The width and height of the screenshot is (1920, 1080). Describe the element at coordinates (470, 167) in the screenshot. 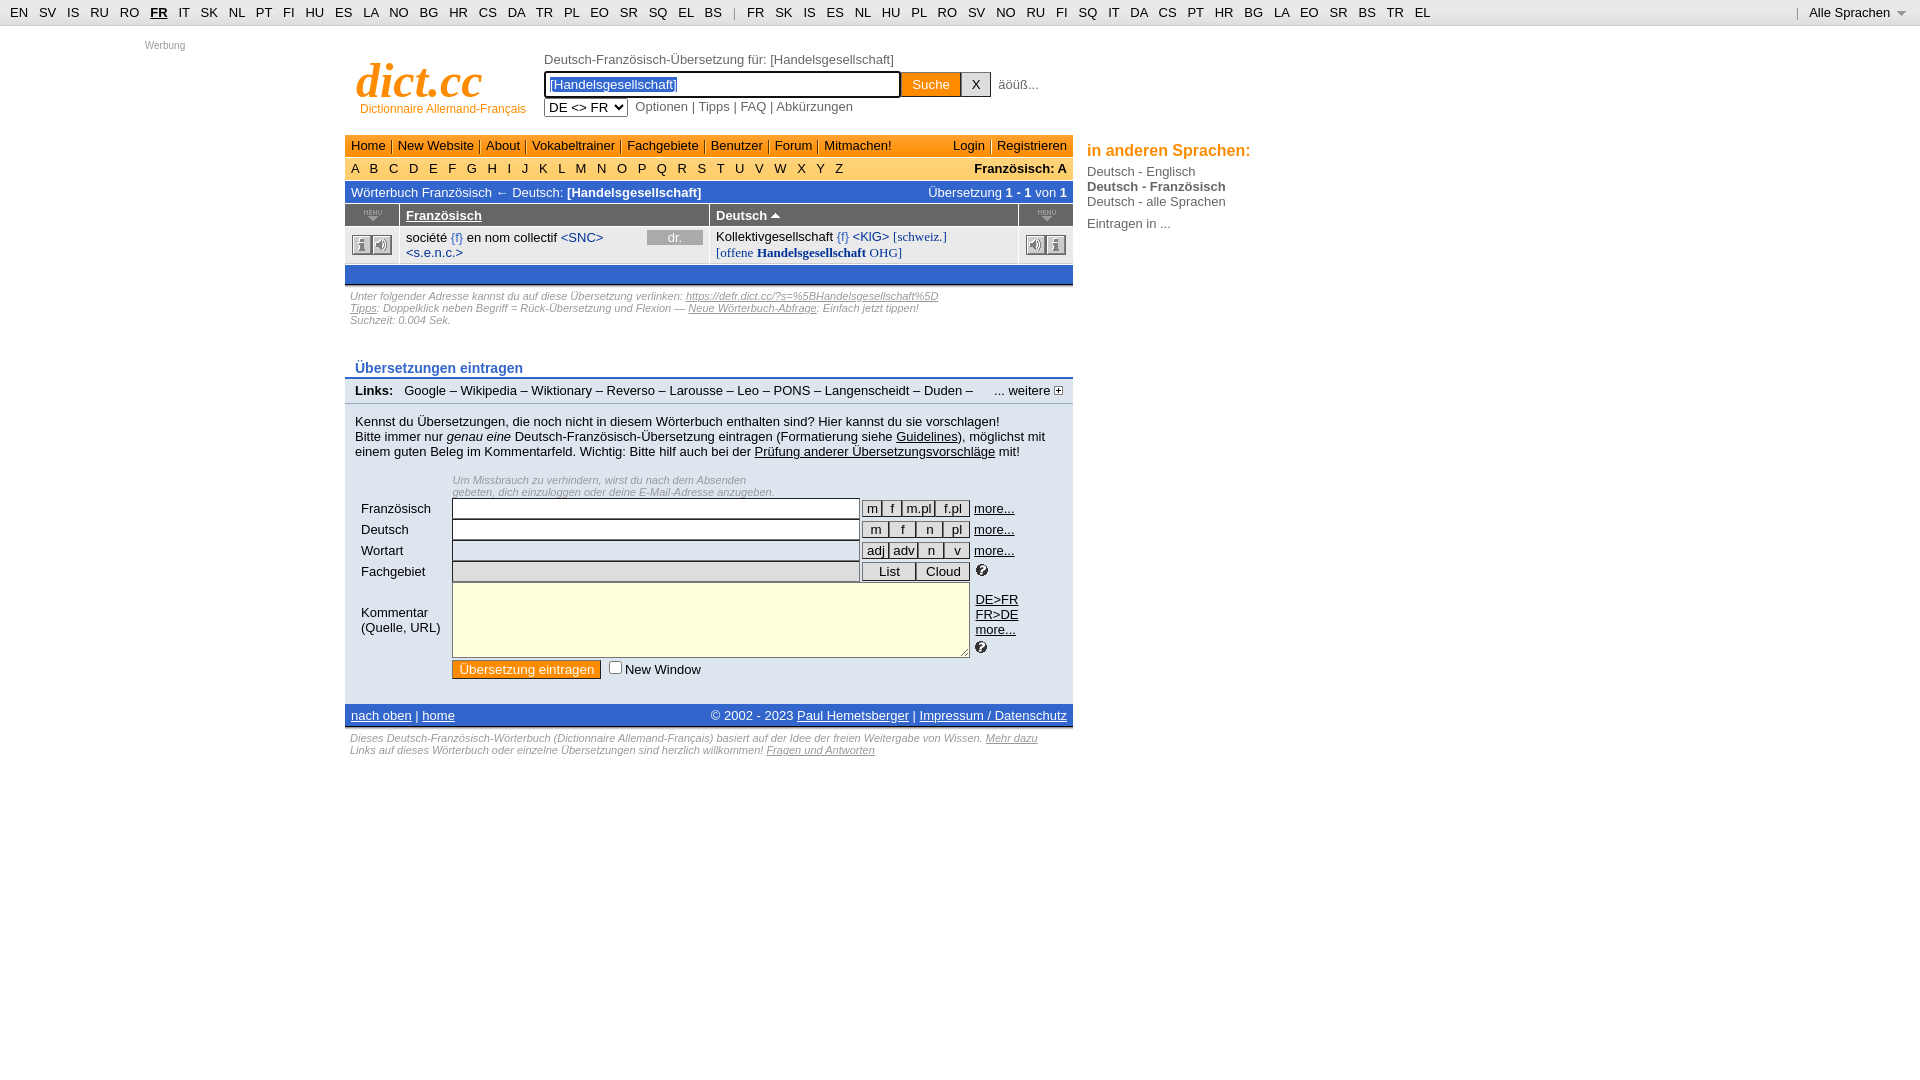

I see `'G'` at that location.